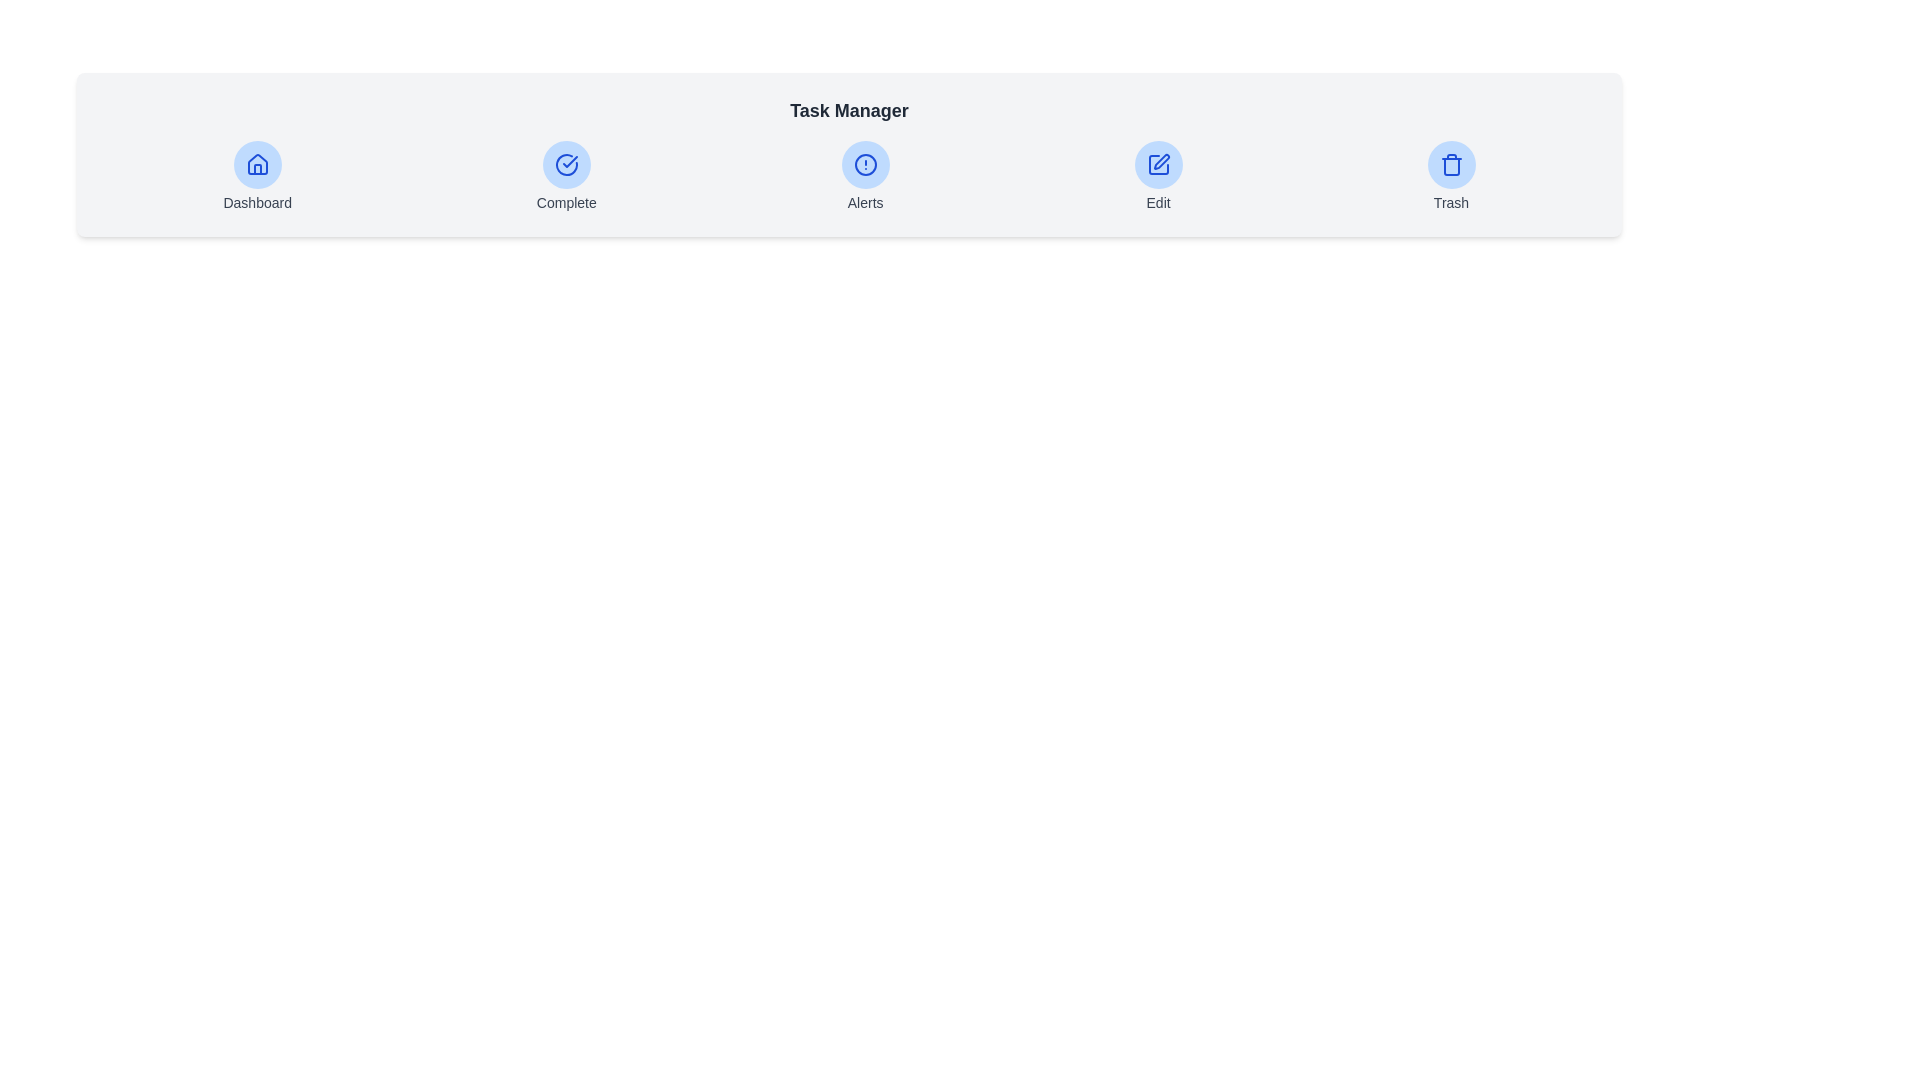  I want to click on the 'Complete' status indicator icon located in the top navigation bar, so click(565, 164).